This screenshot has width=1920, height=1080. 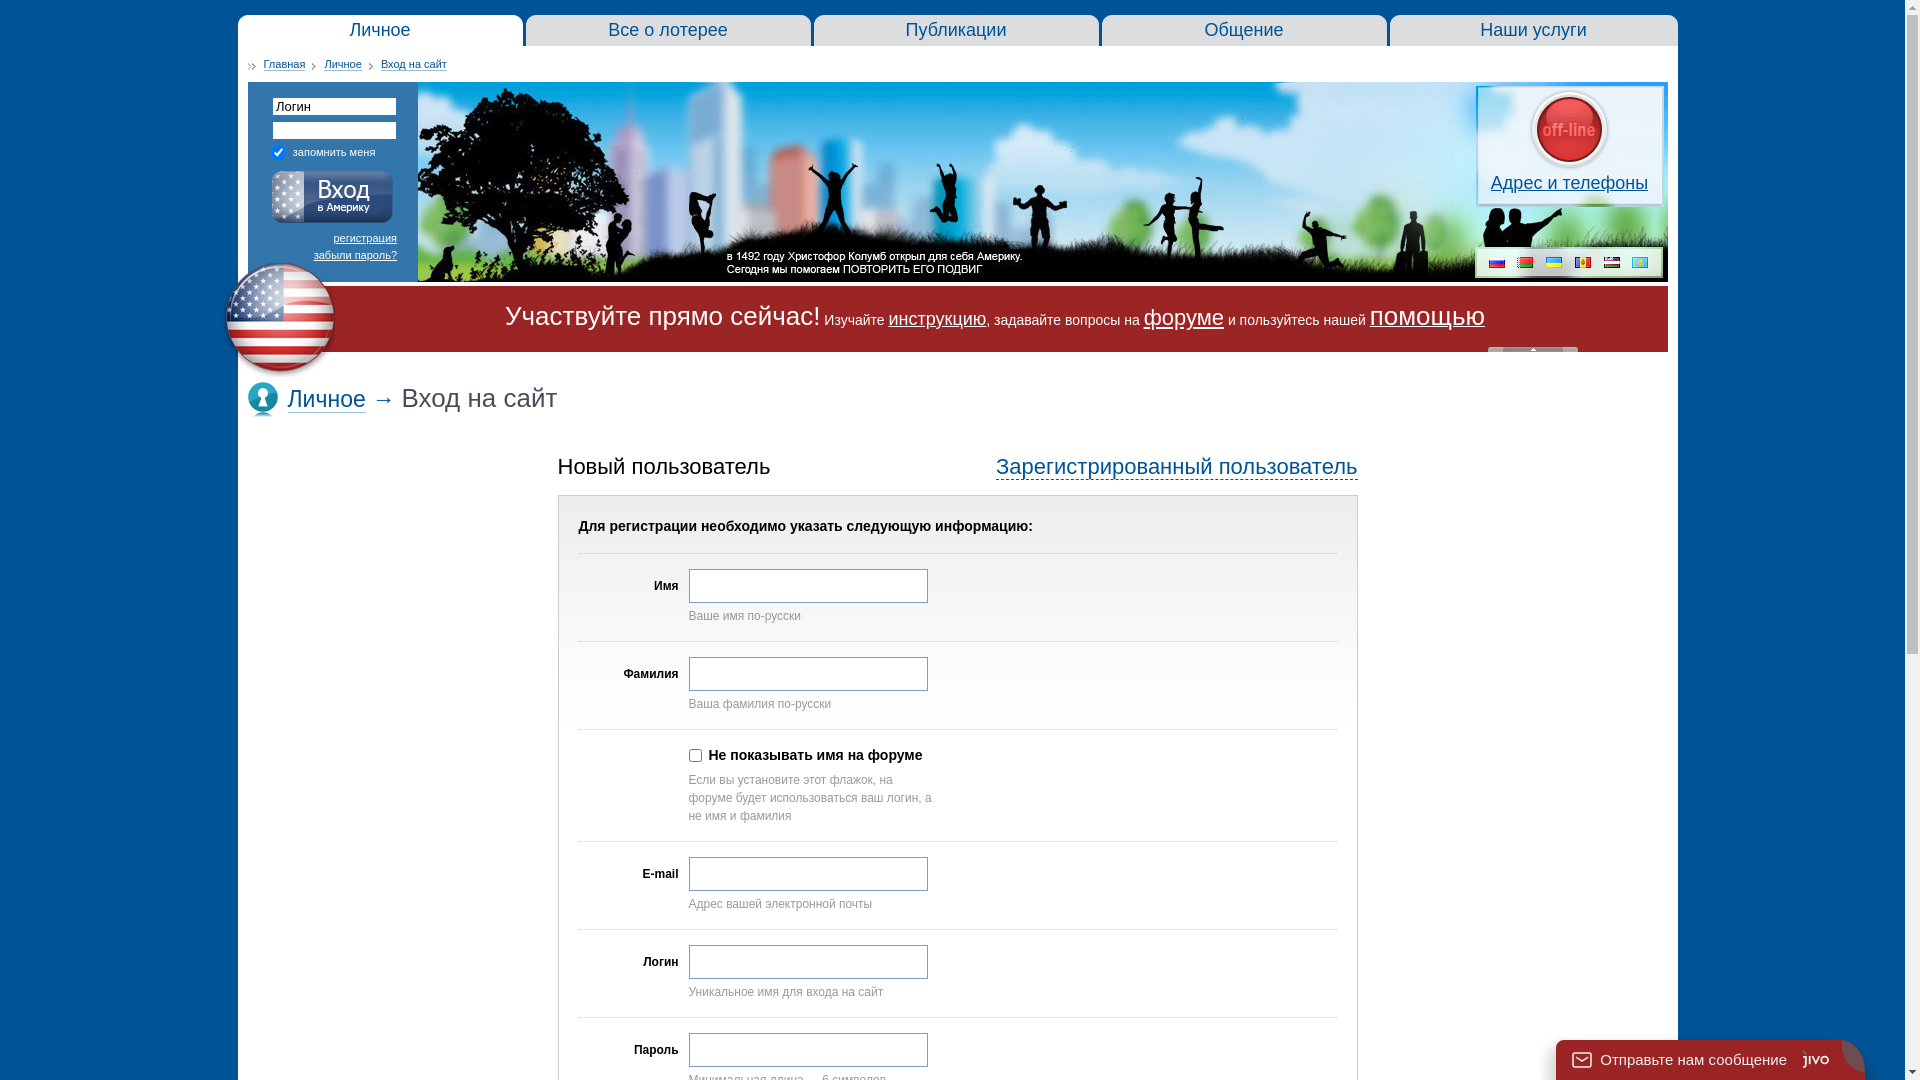 What do you see at coordinates (1524, 263) in the screenshot?
I see `'by'` at bounding box center [1524, 263].